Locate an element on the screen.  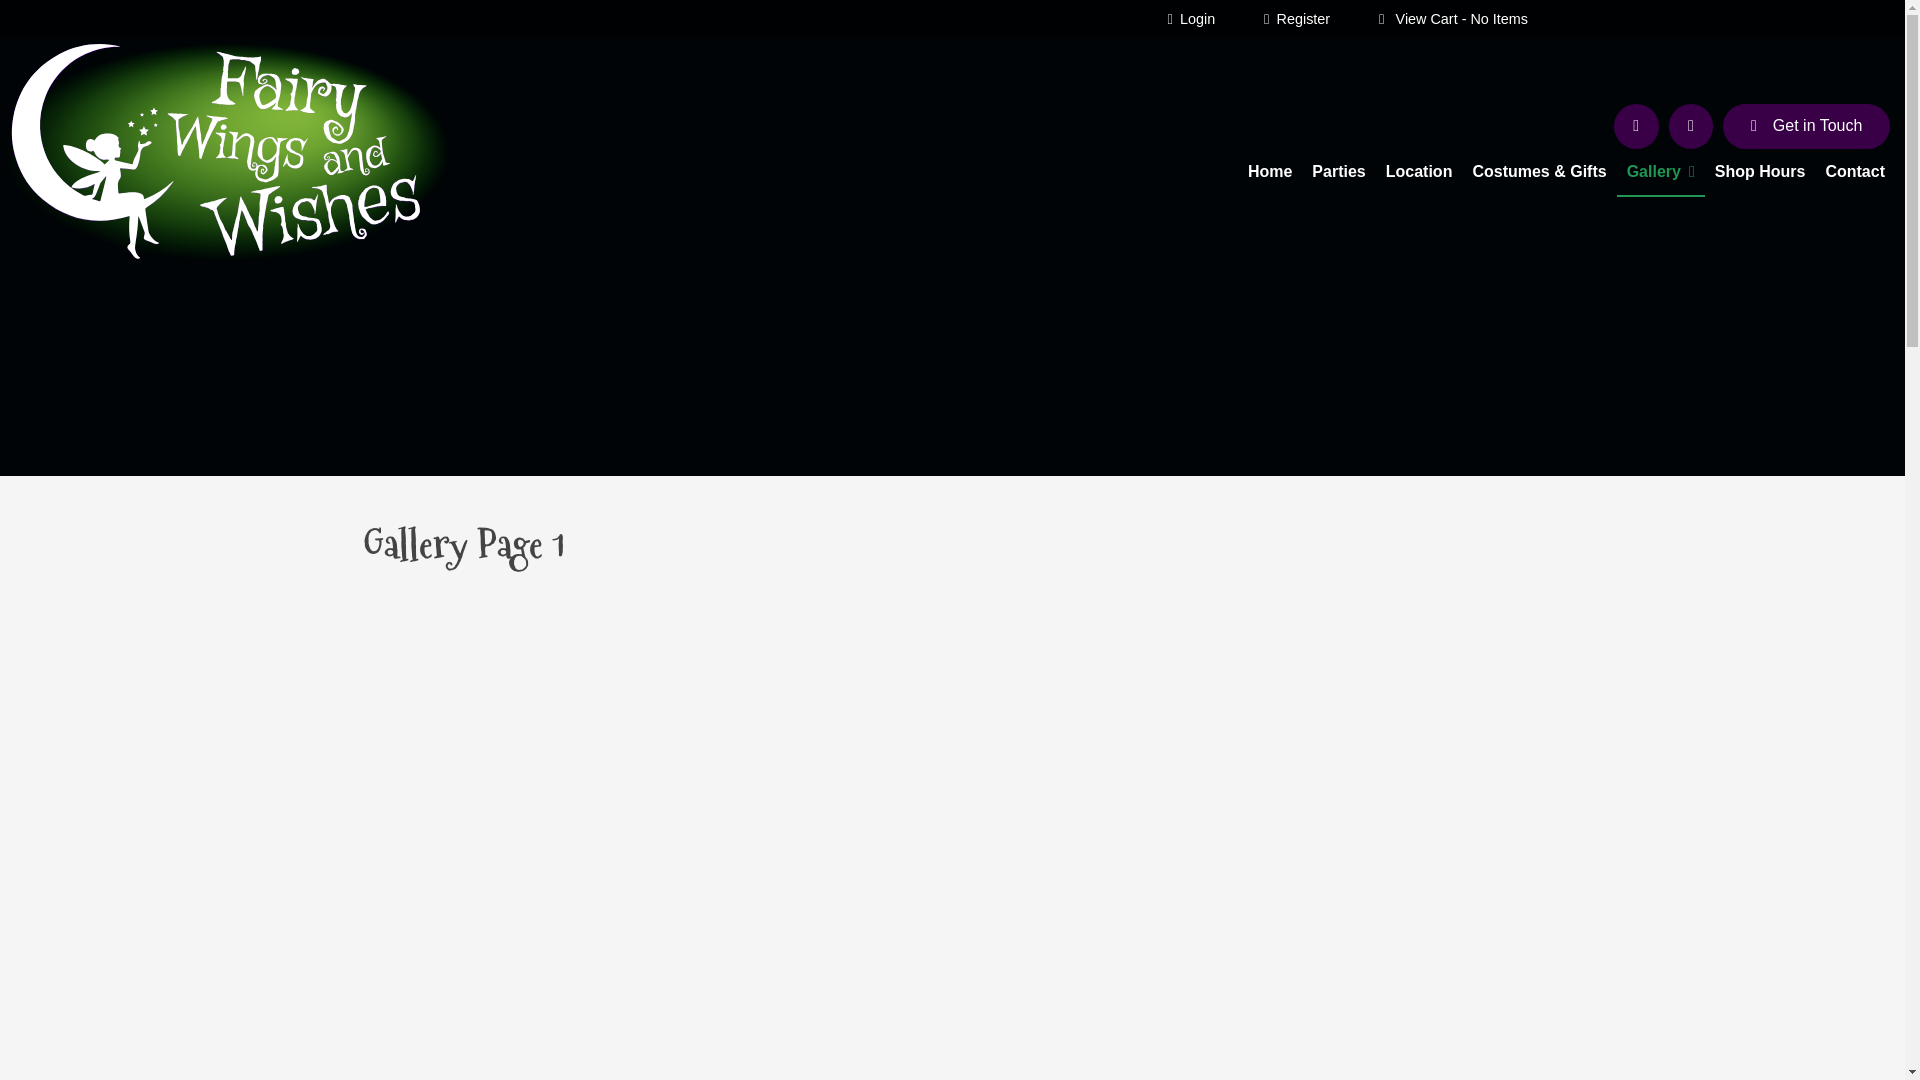
'Contact' is located at coordinates (1853, 172).